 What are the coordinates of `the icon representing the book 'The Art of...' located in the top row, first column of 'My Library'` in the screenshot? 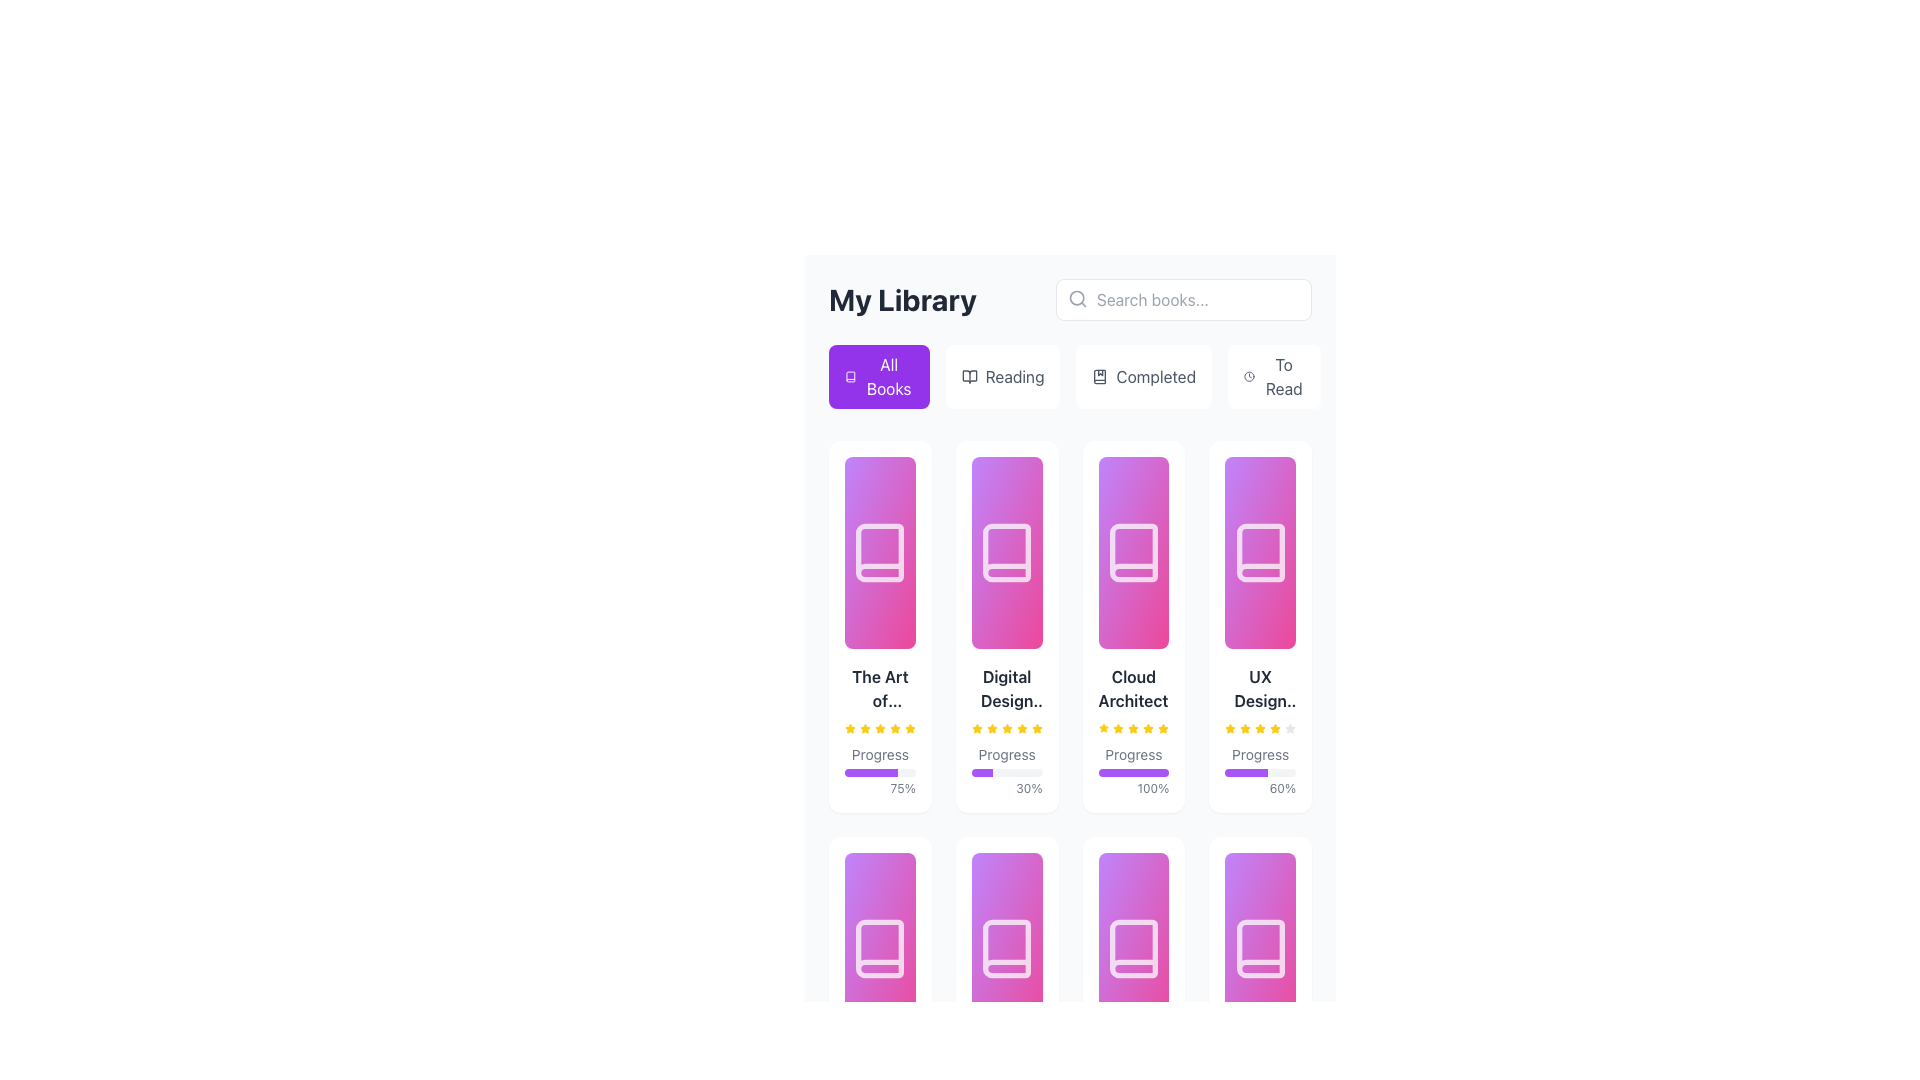 It's located at (880, 552).